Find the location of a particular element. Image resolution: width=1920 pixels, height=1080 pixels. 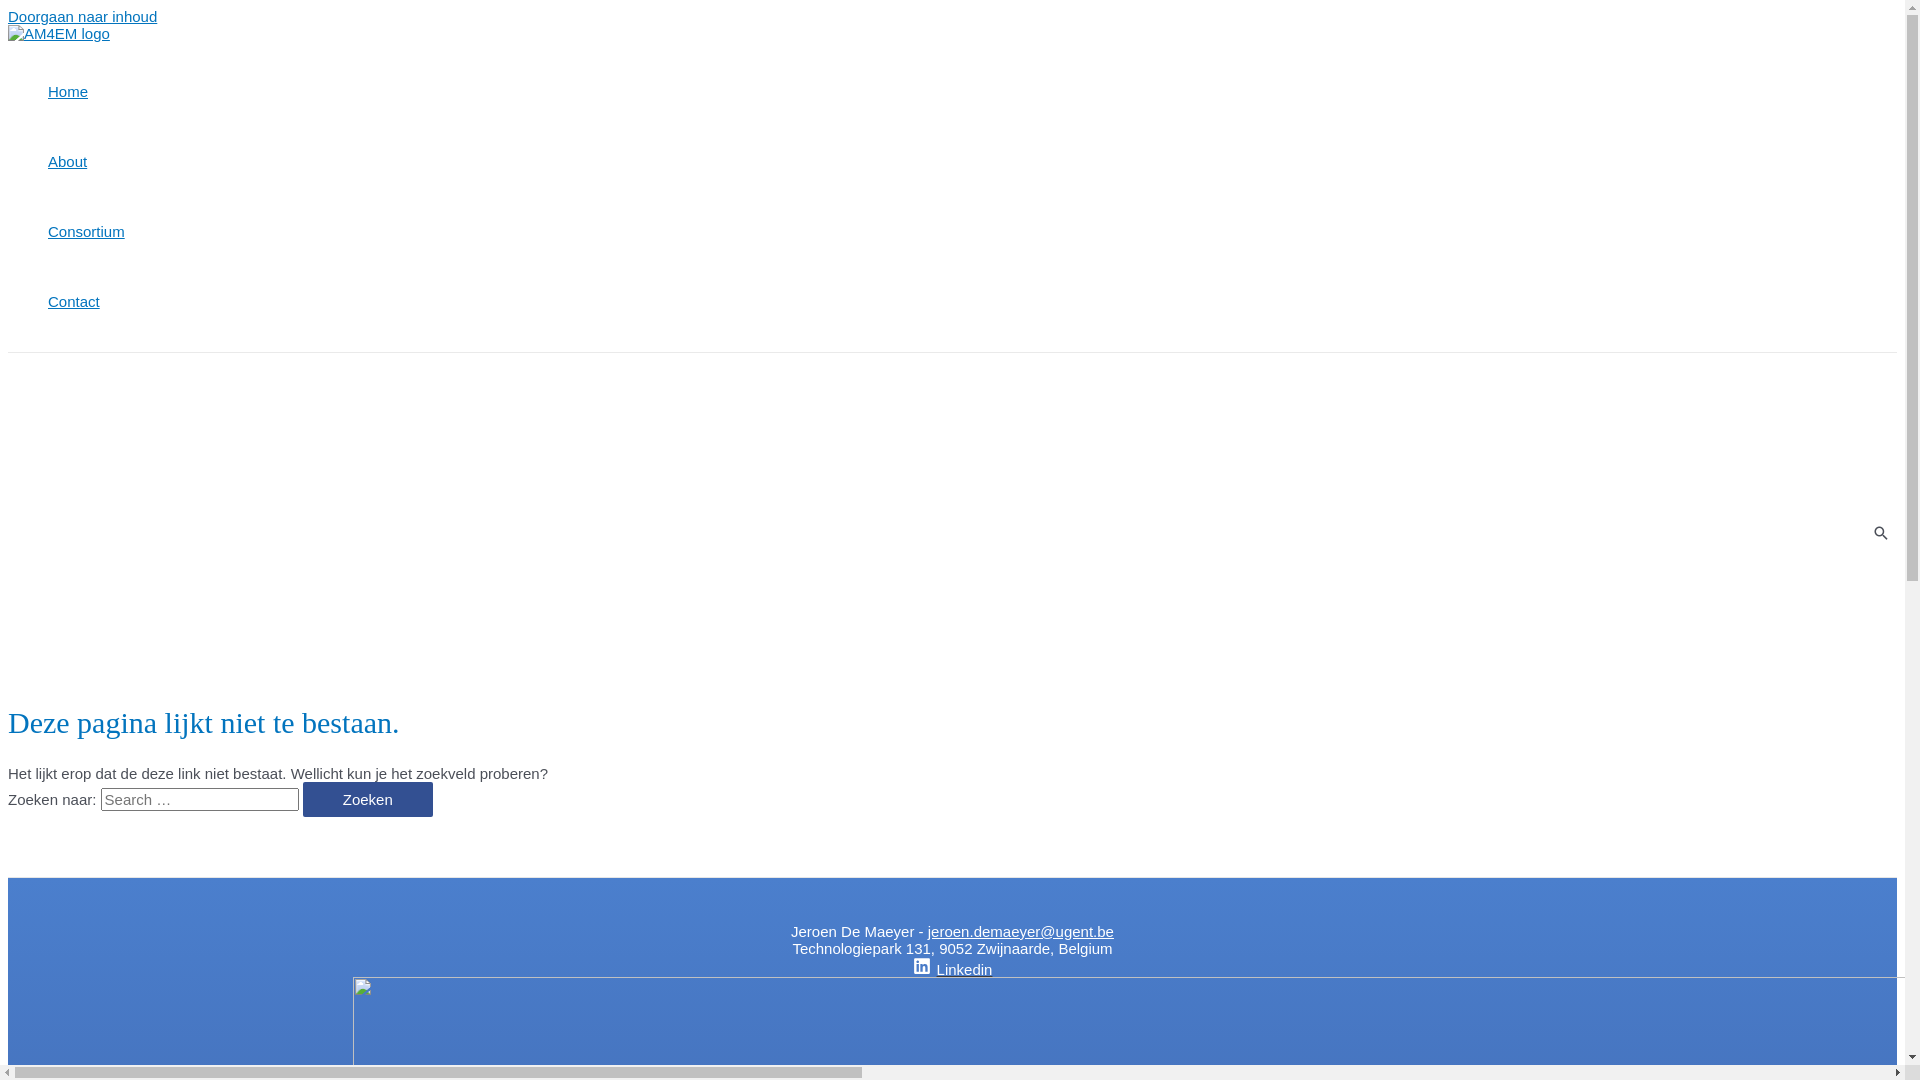

'jeroen.demaeyer@ugent.be' is located at coordinates (926, 931).